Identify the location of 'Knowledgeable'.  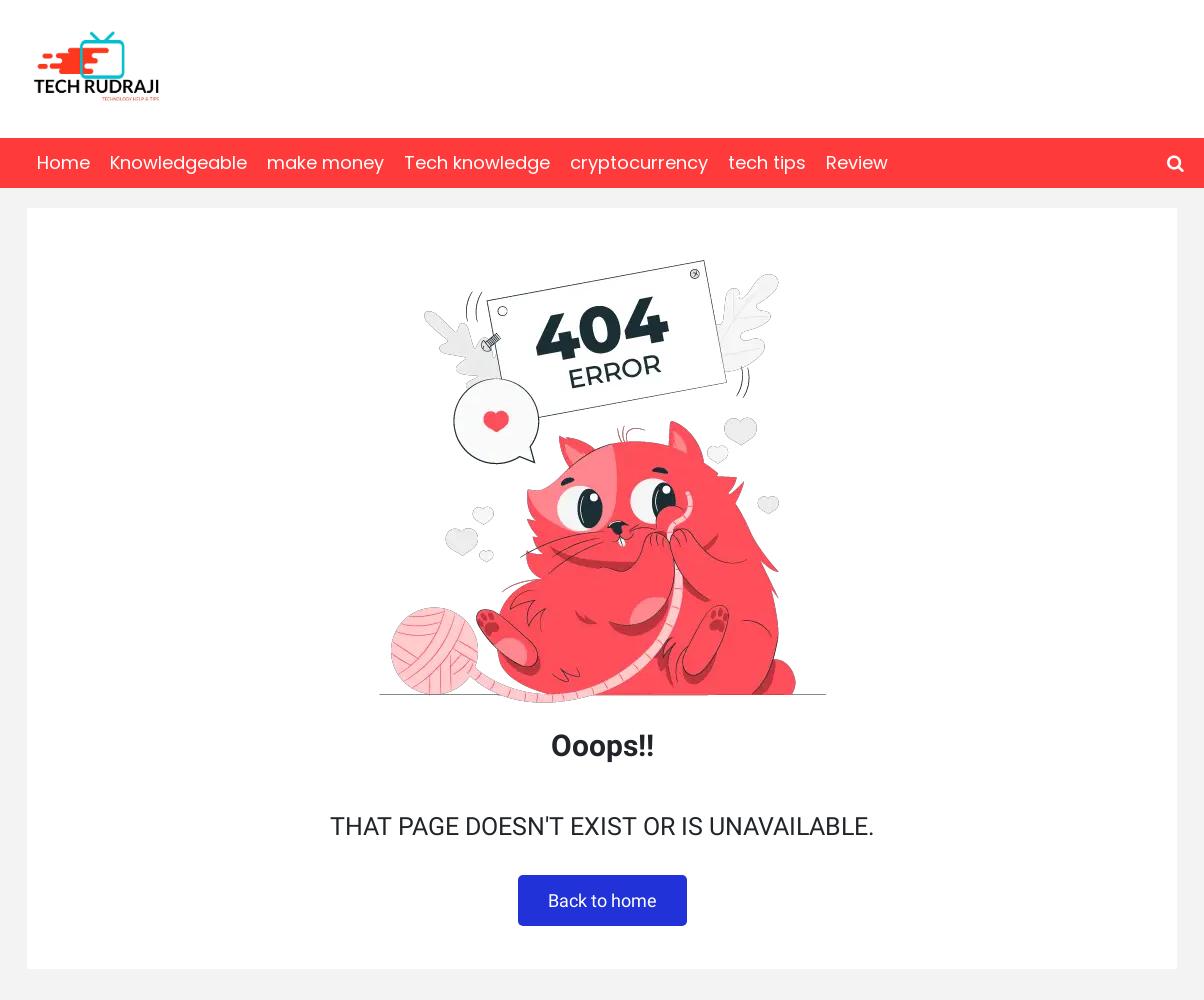
(178, 162).